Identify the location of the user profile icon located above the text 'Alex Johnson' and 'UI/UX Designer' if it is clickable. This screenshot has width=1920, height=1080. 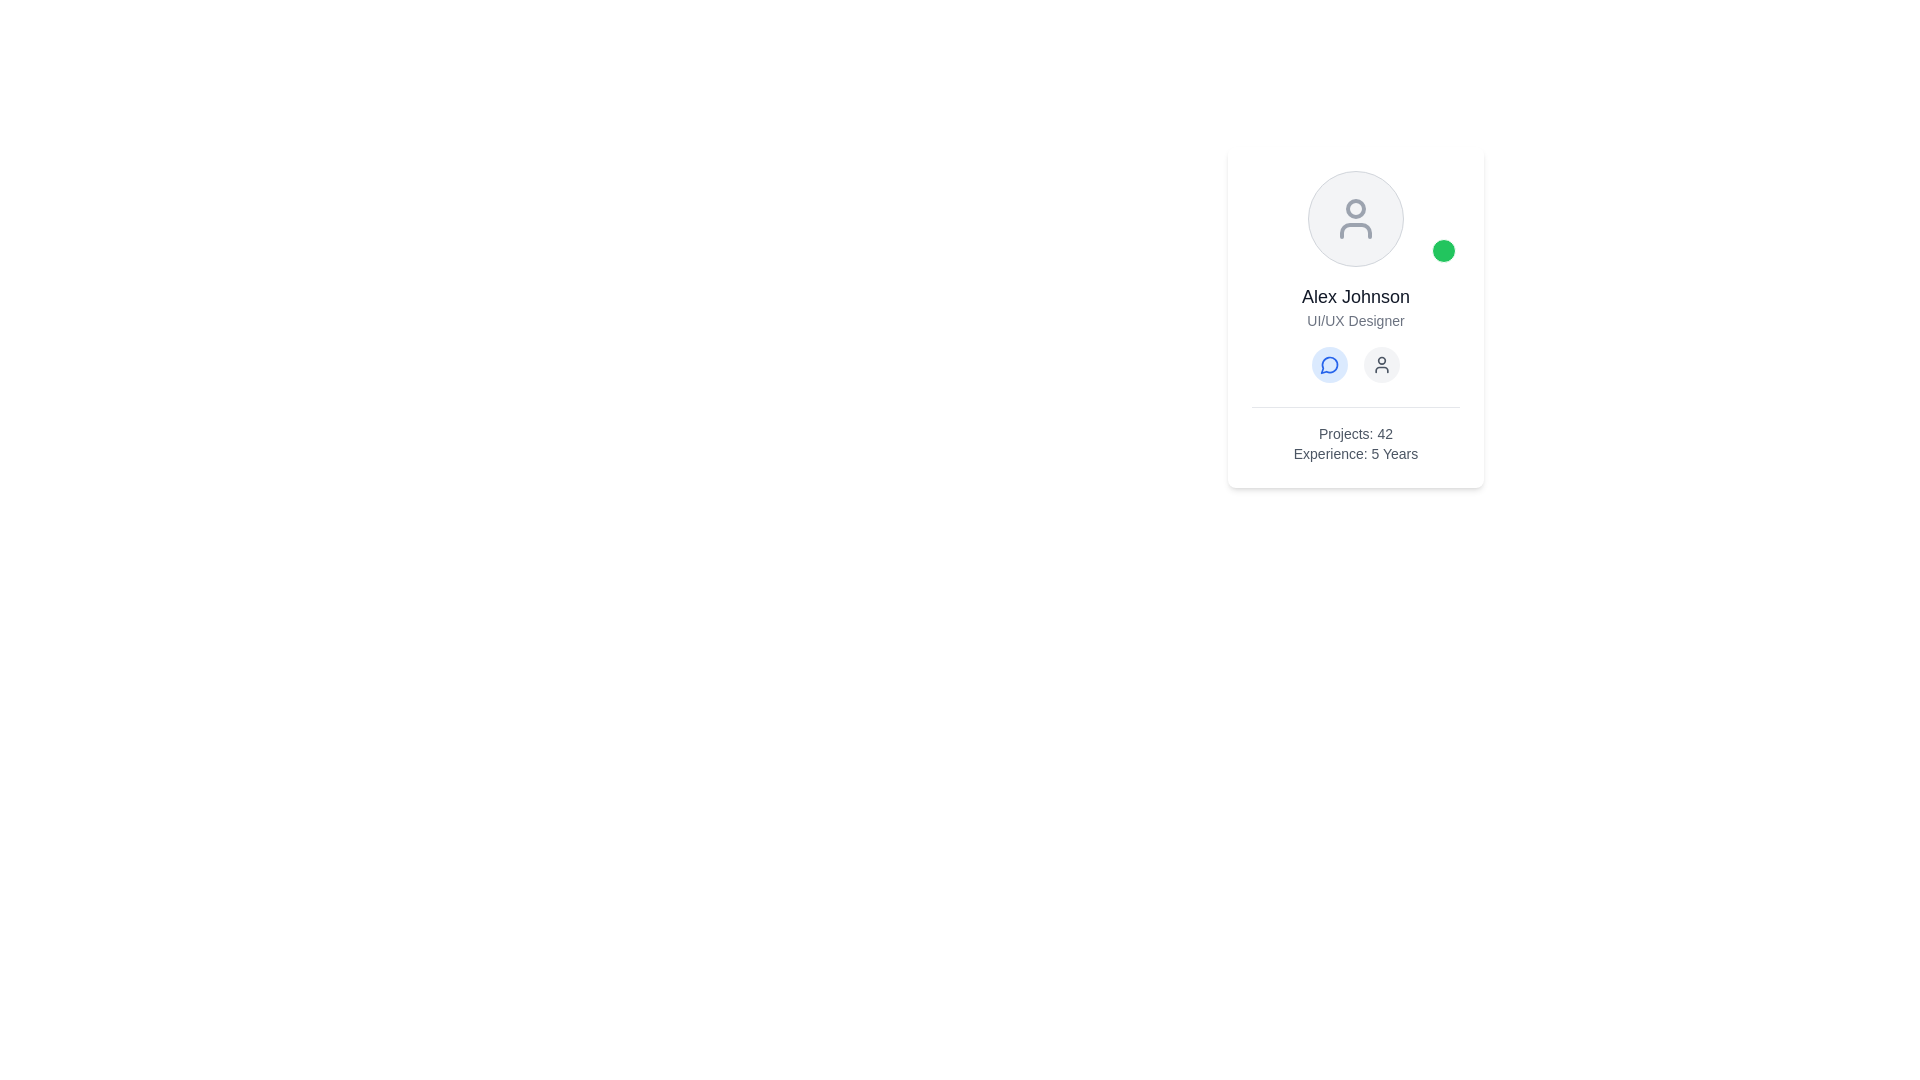
(1356, 219).